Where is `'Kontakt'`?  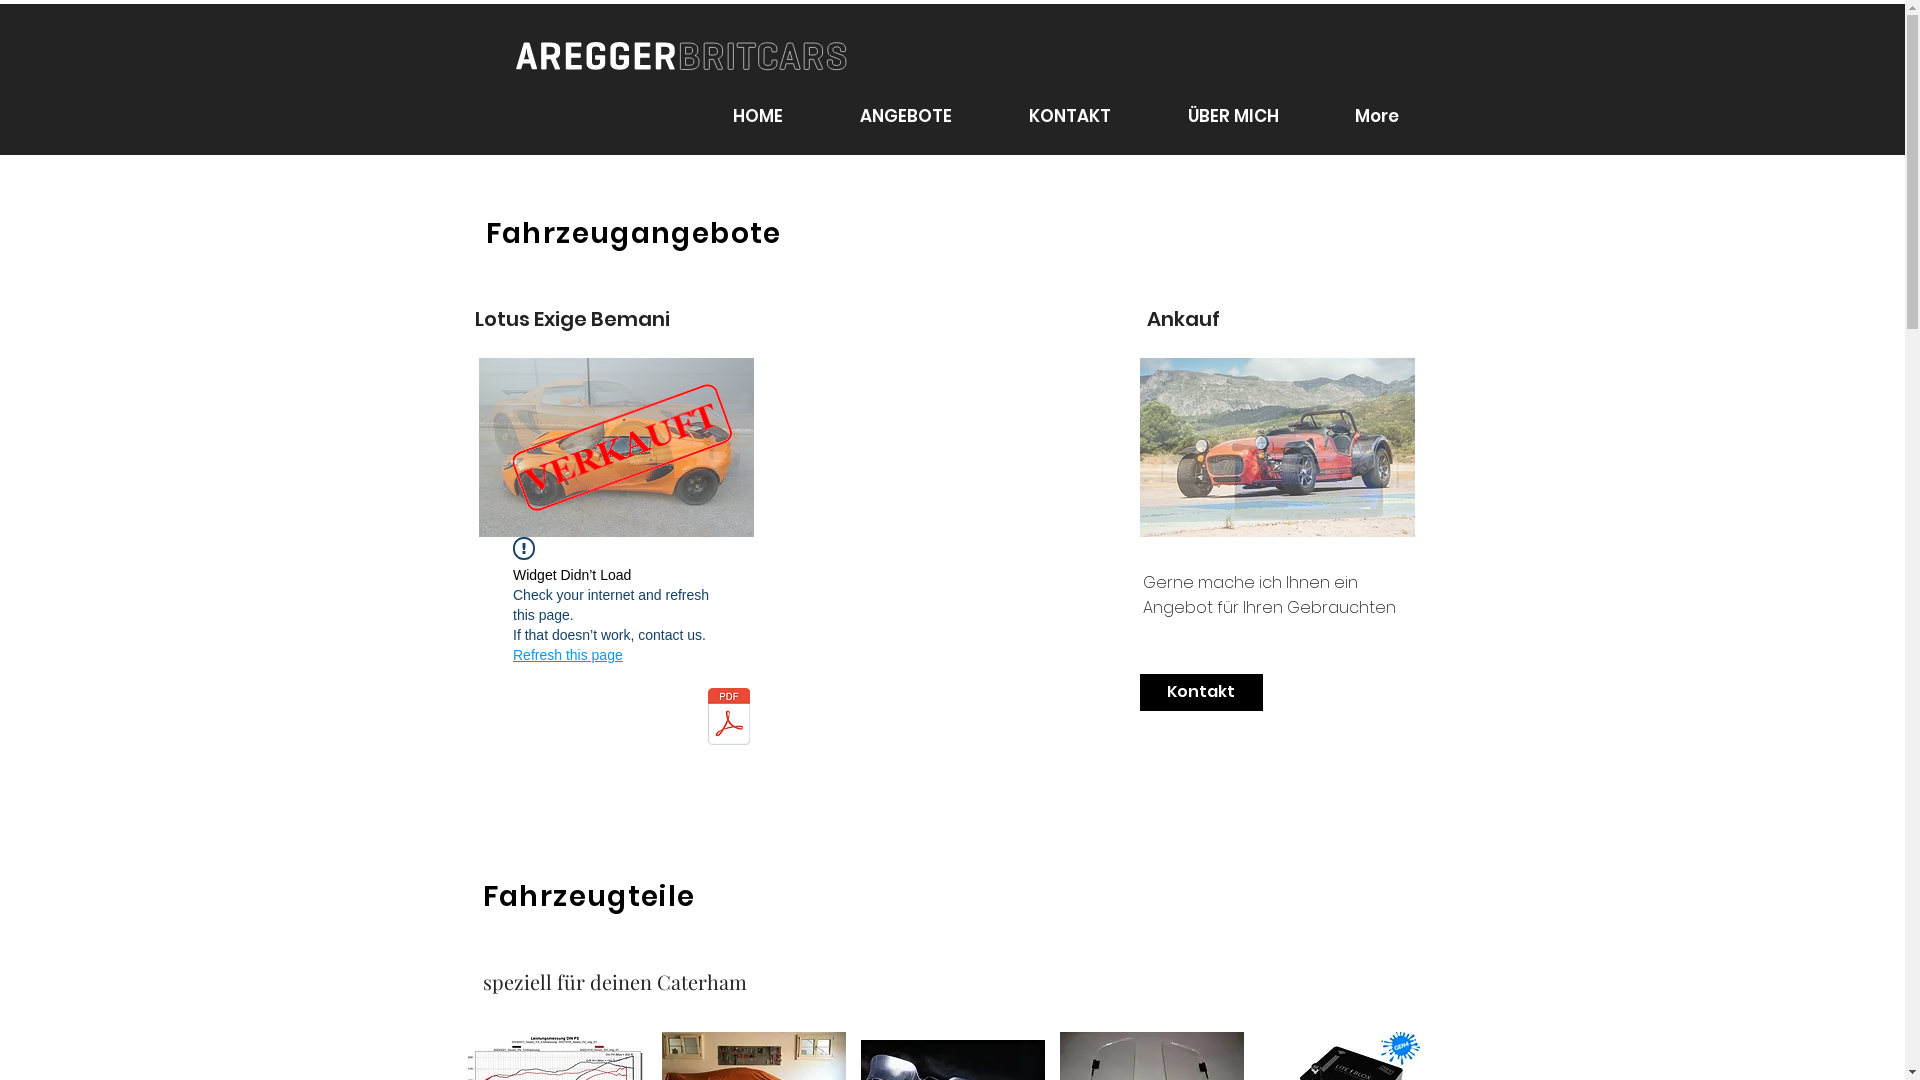 'Kontakt' is located at coordinates (1200, 691).